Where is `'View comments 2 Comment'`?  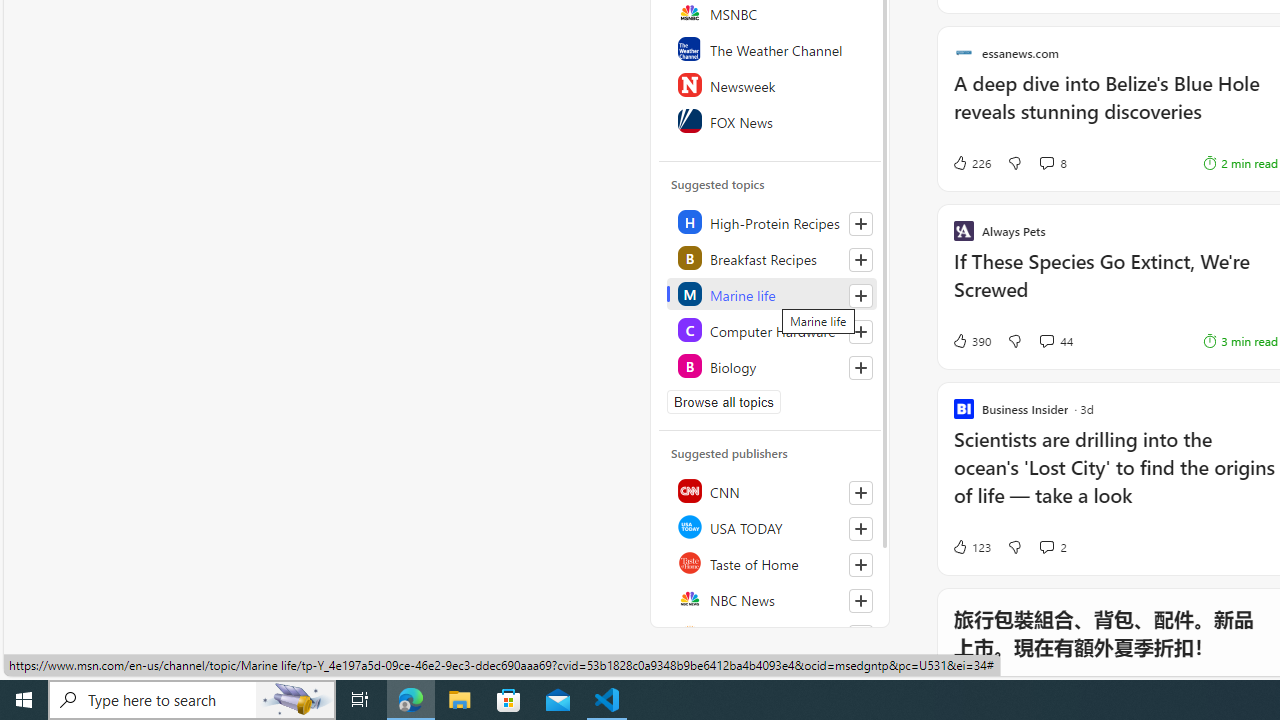 'View comments 2 Comment' is located at coordinates (1051, 546).